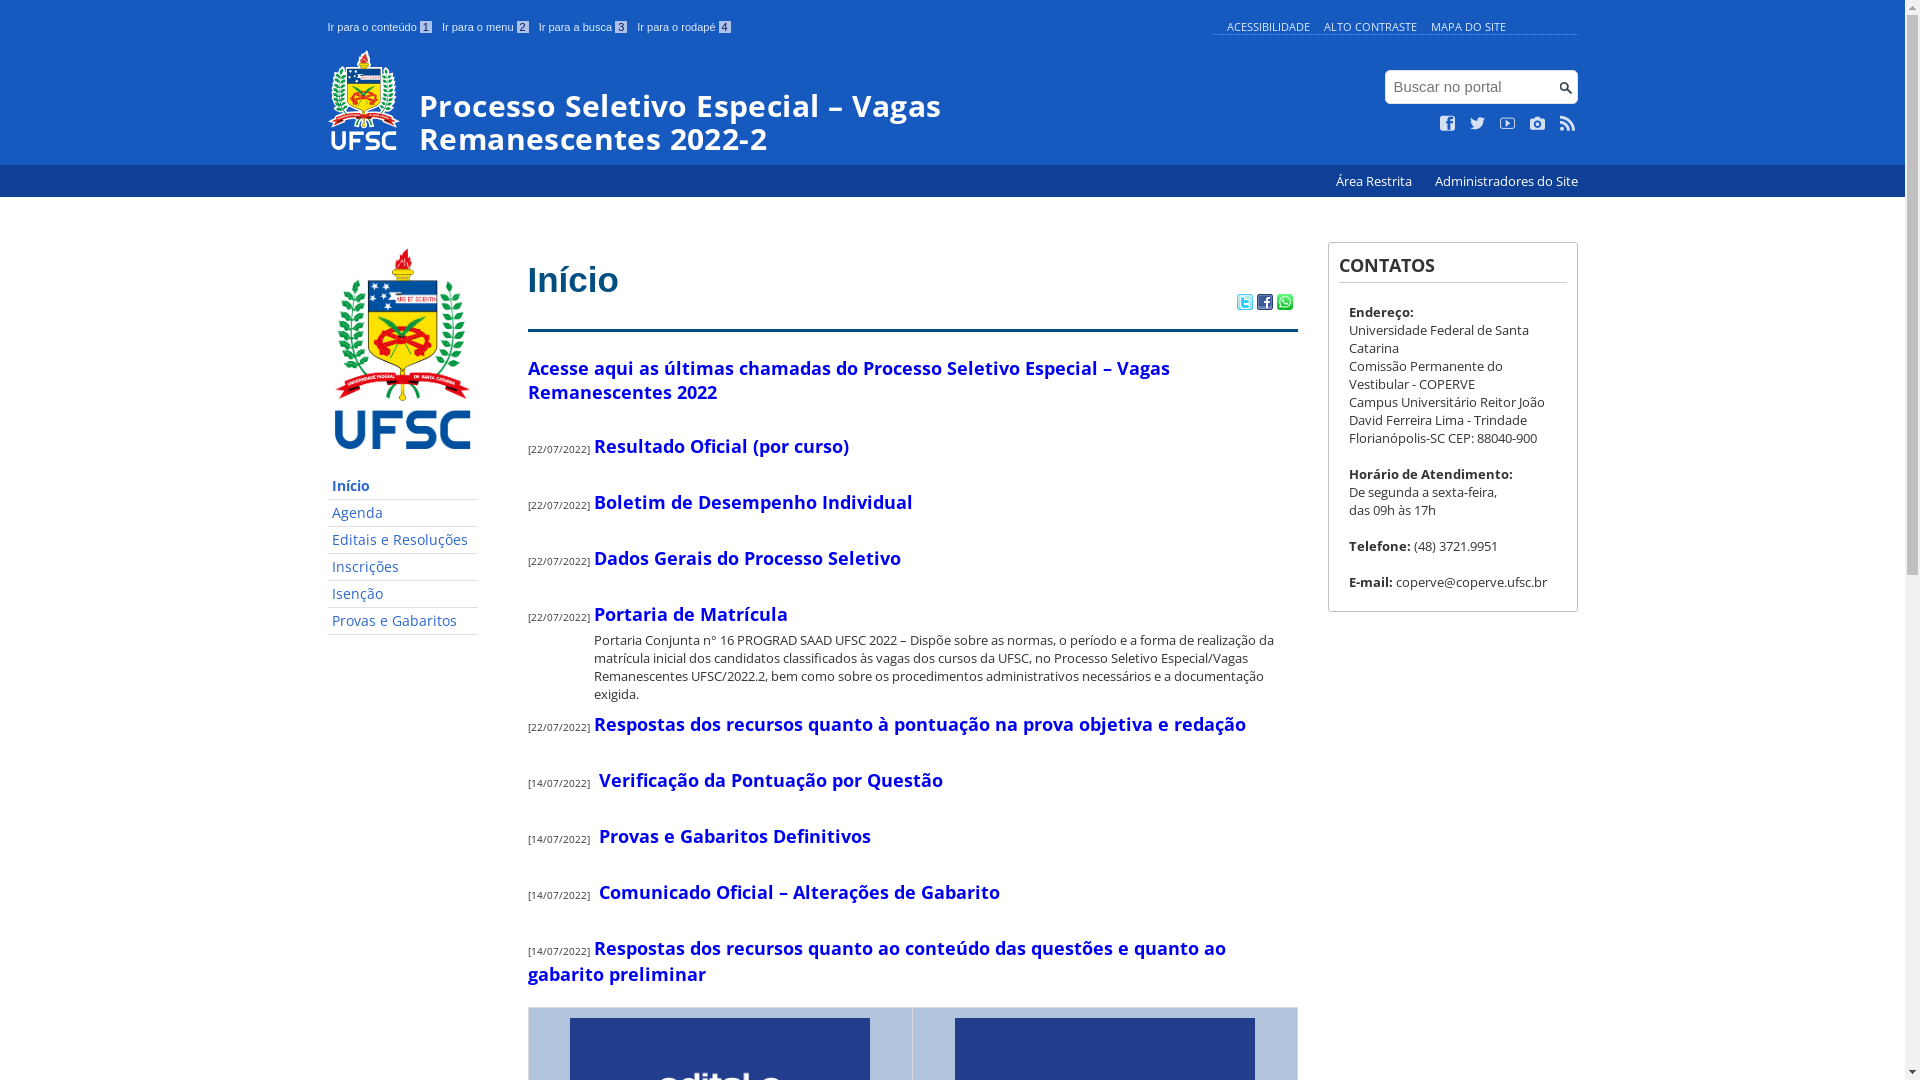 This screenshot has width=1920, height=1080. I want to click on 'Agenda', so click(327, 512).